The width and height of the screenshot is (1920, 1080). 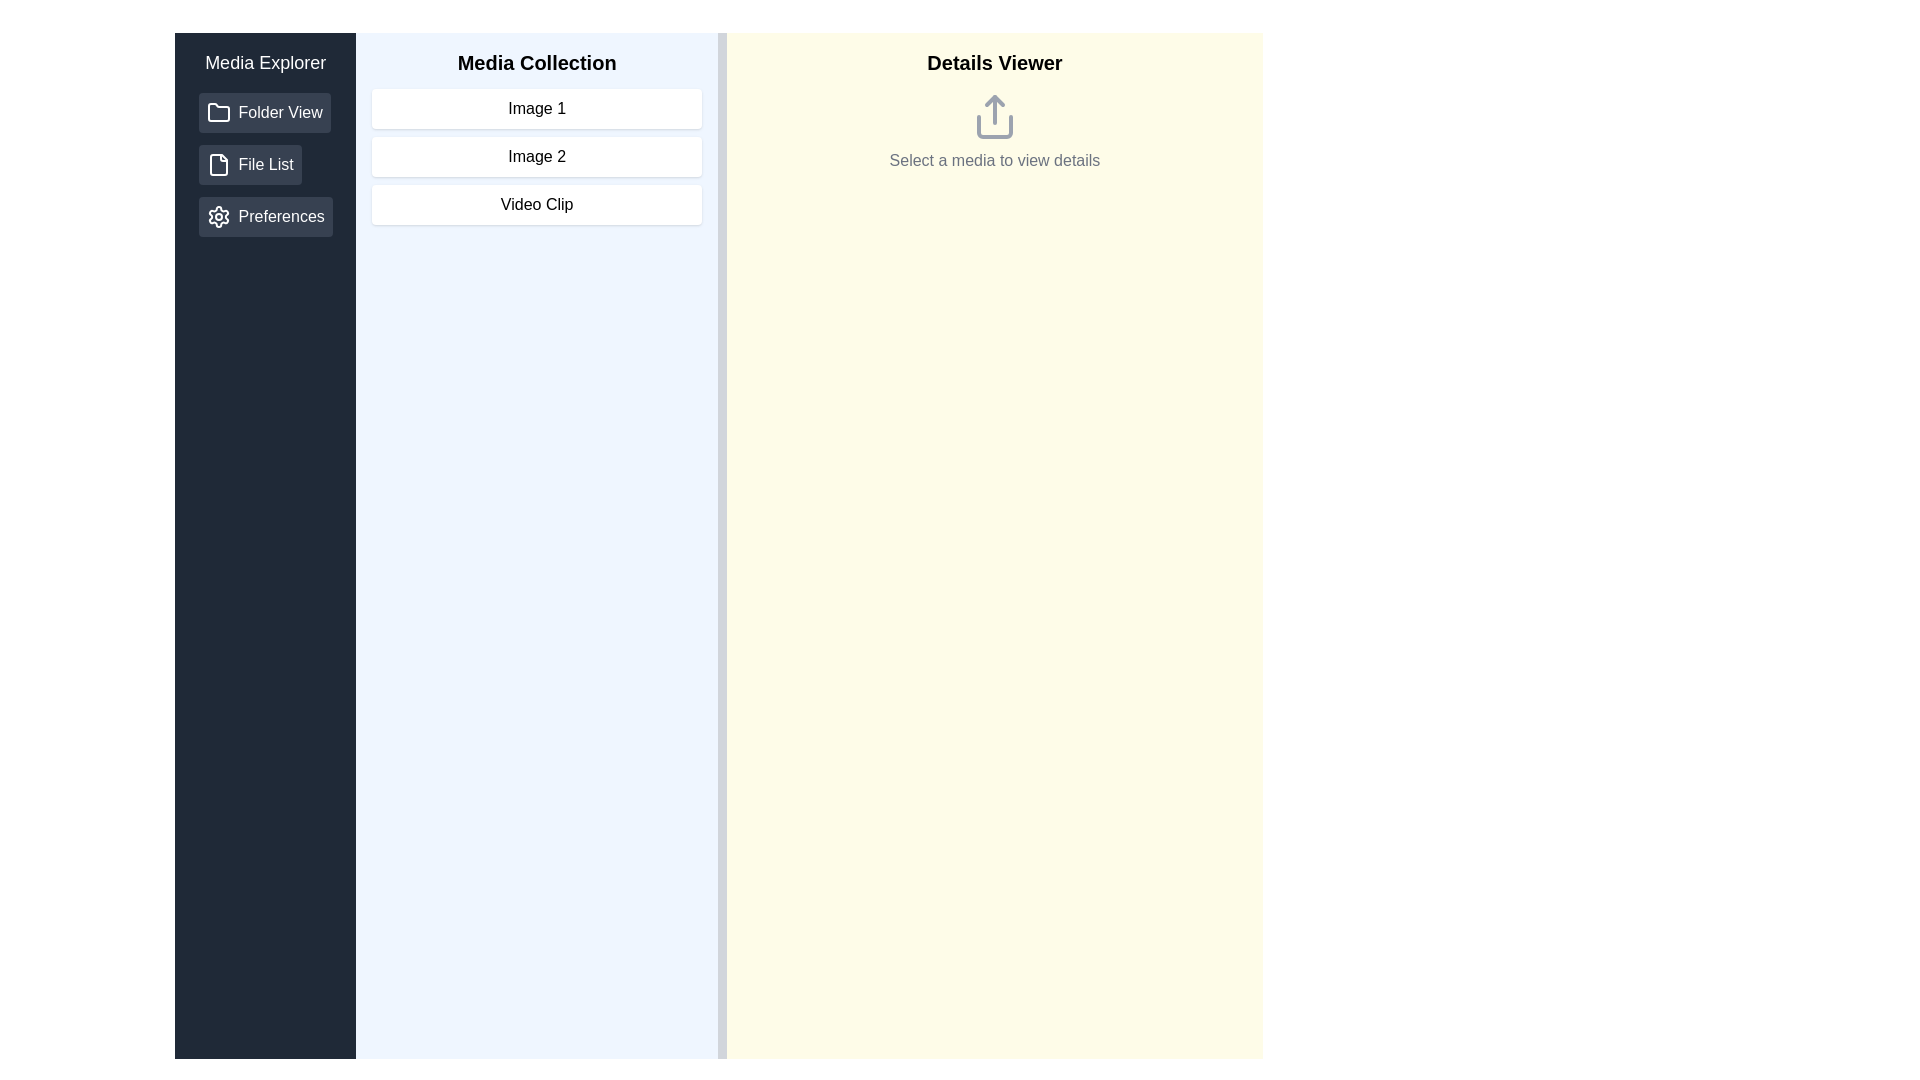 I want to click on the share icon, which is visually represented by an upward arrow and a box, located in the 'Details Viewer' section above the text 'Select a media, so click(x=994, y=116).